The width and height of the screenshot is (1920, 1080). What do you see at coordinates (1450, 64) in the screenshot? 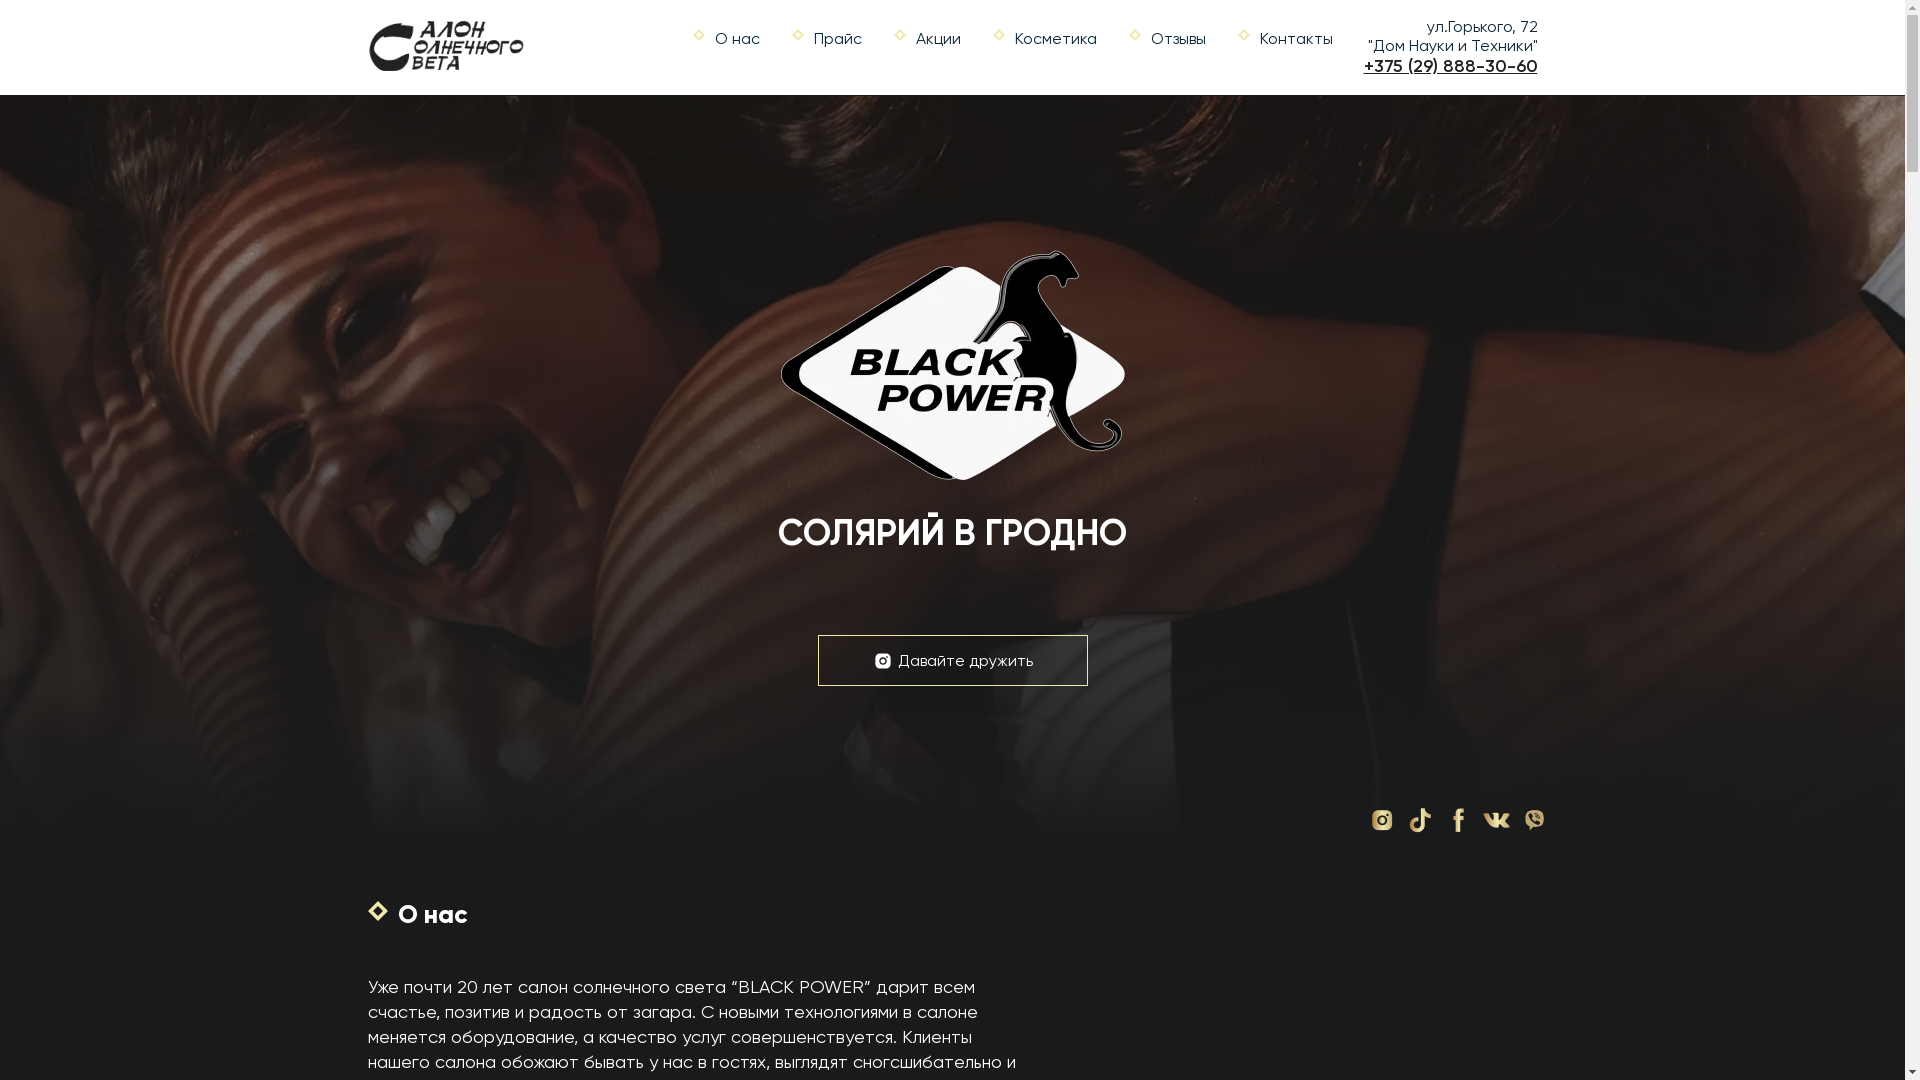
I see `'+375 (29) 888-30-60'` at bounding box center [1450, 64].